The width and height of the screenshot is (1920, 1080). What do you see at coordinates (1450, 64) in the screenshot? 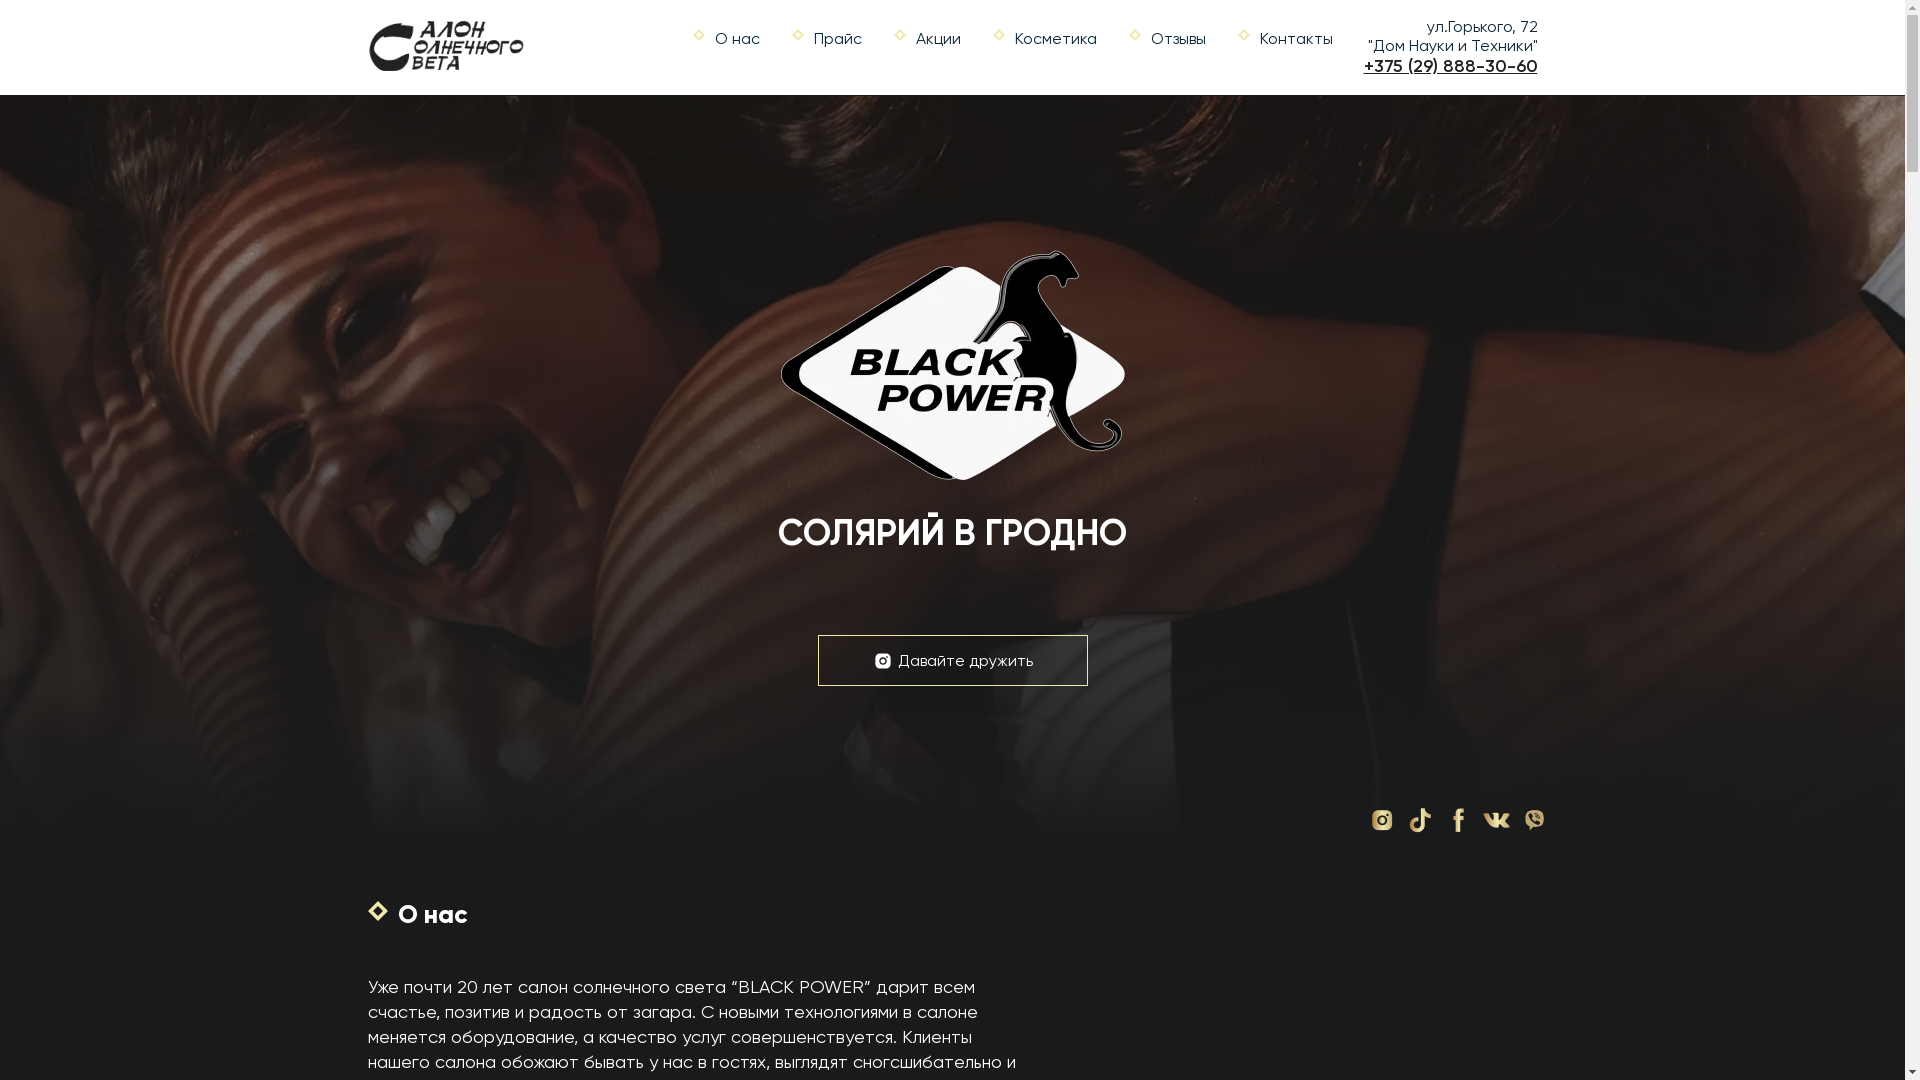
I see `'+375 (29) 888-30-60'` at bounding box center [1450, 64].